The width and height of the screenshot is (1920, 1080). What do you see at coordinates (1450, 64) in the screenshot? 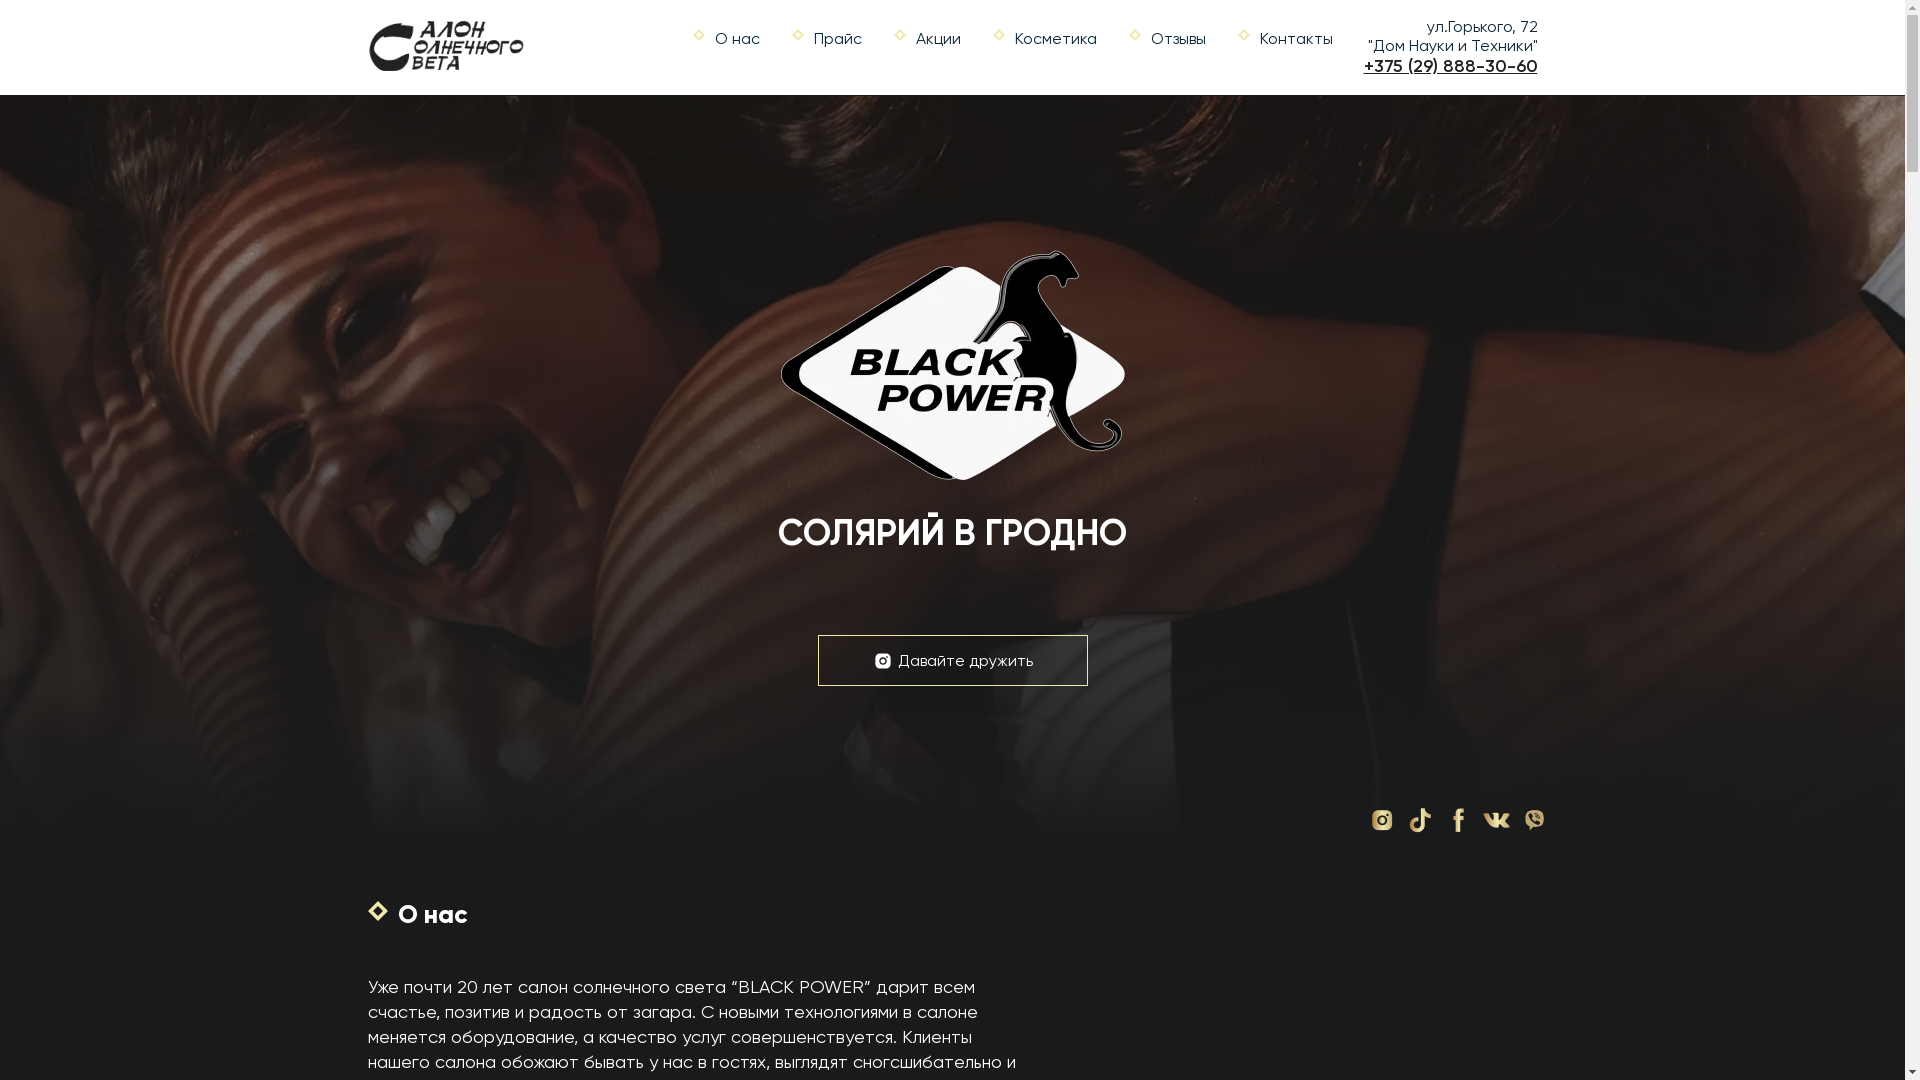
I see `'+375 (29) 888-30-60'` at bounding box center [1450, 64].